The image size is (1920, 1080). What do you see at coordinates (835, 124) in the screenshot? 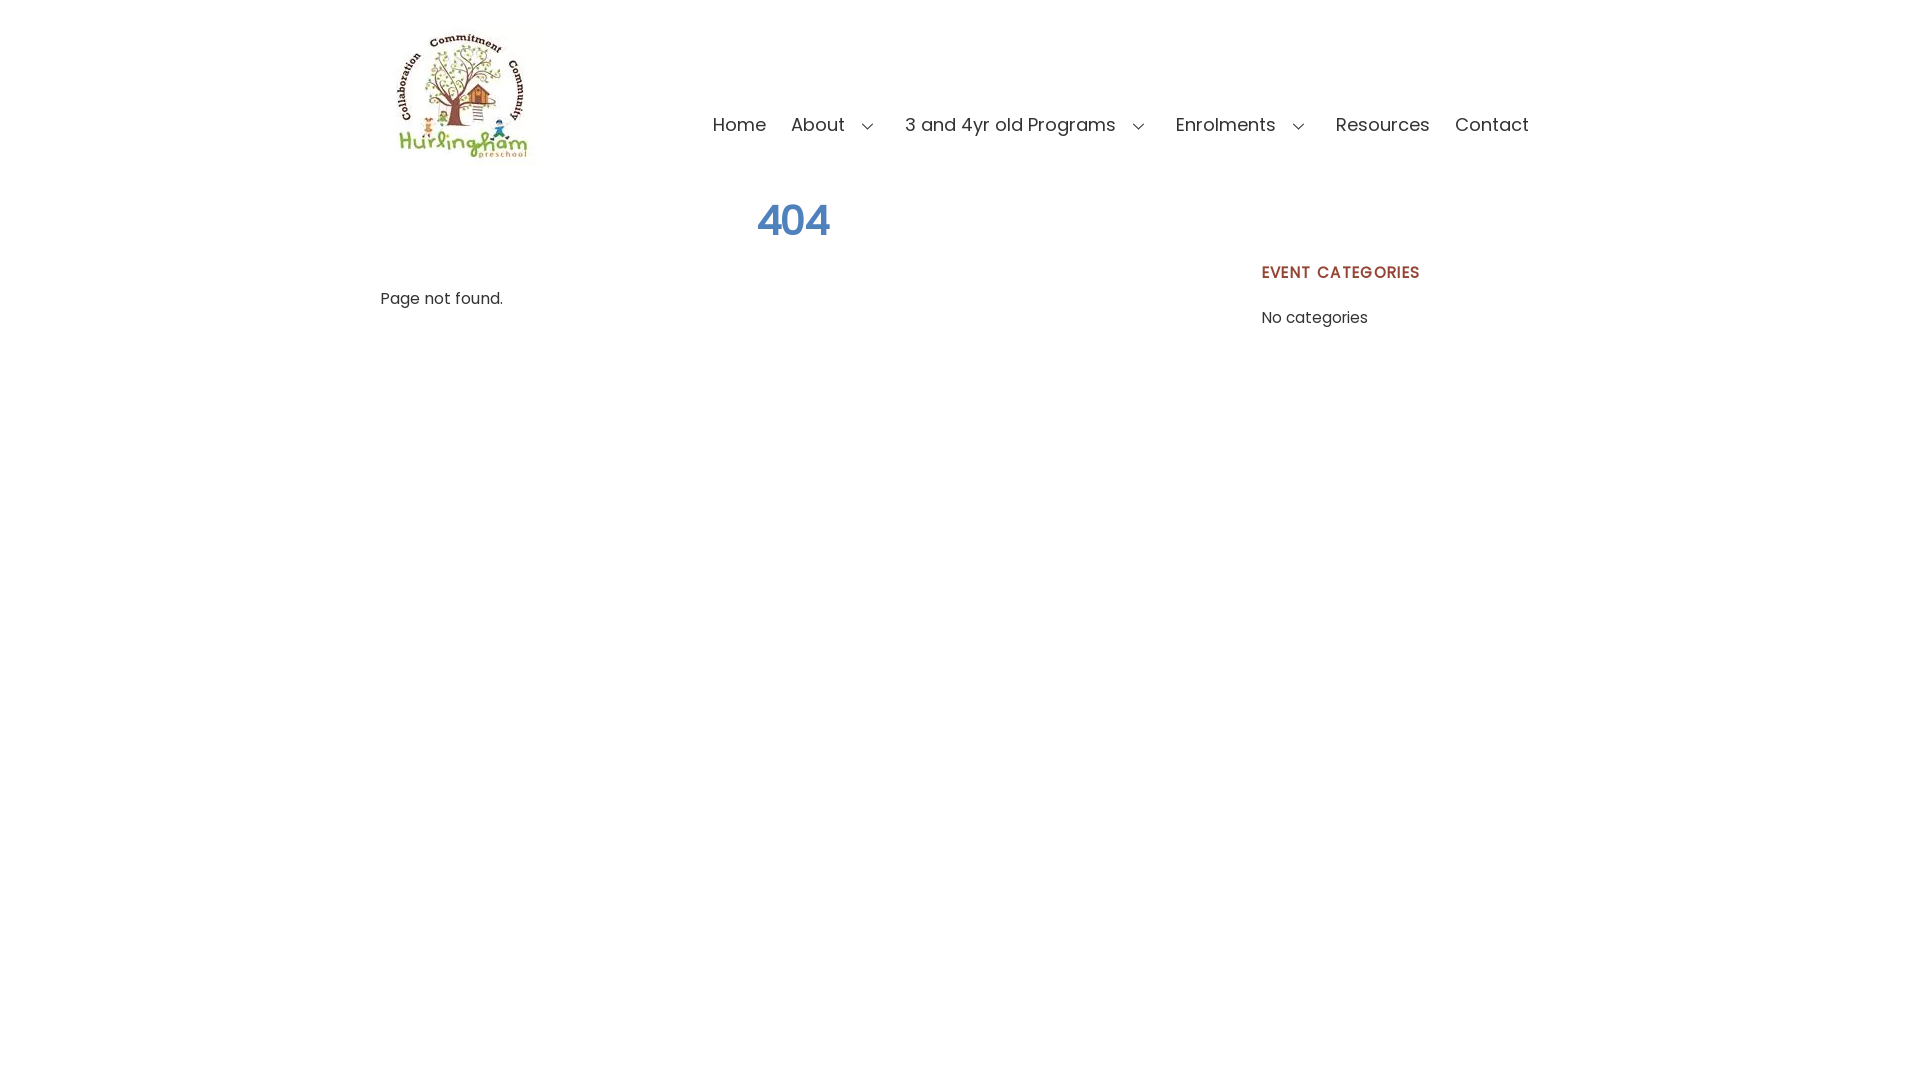
I see `'About'` at bounding box center [835, 124].